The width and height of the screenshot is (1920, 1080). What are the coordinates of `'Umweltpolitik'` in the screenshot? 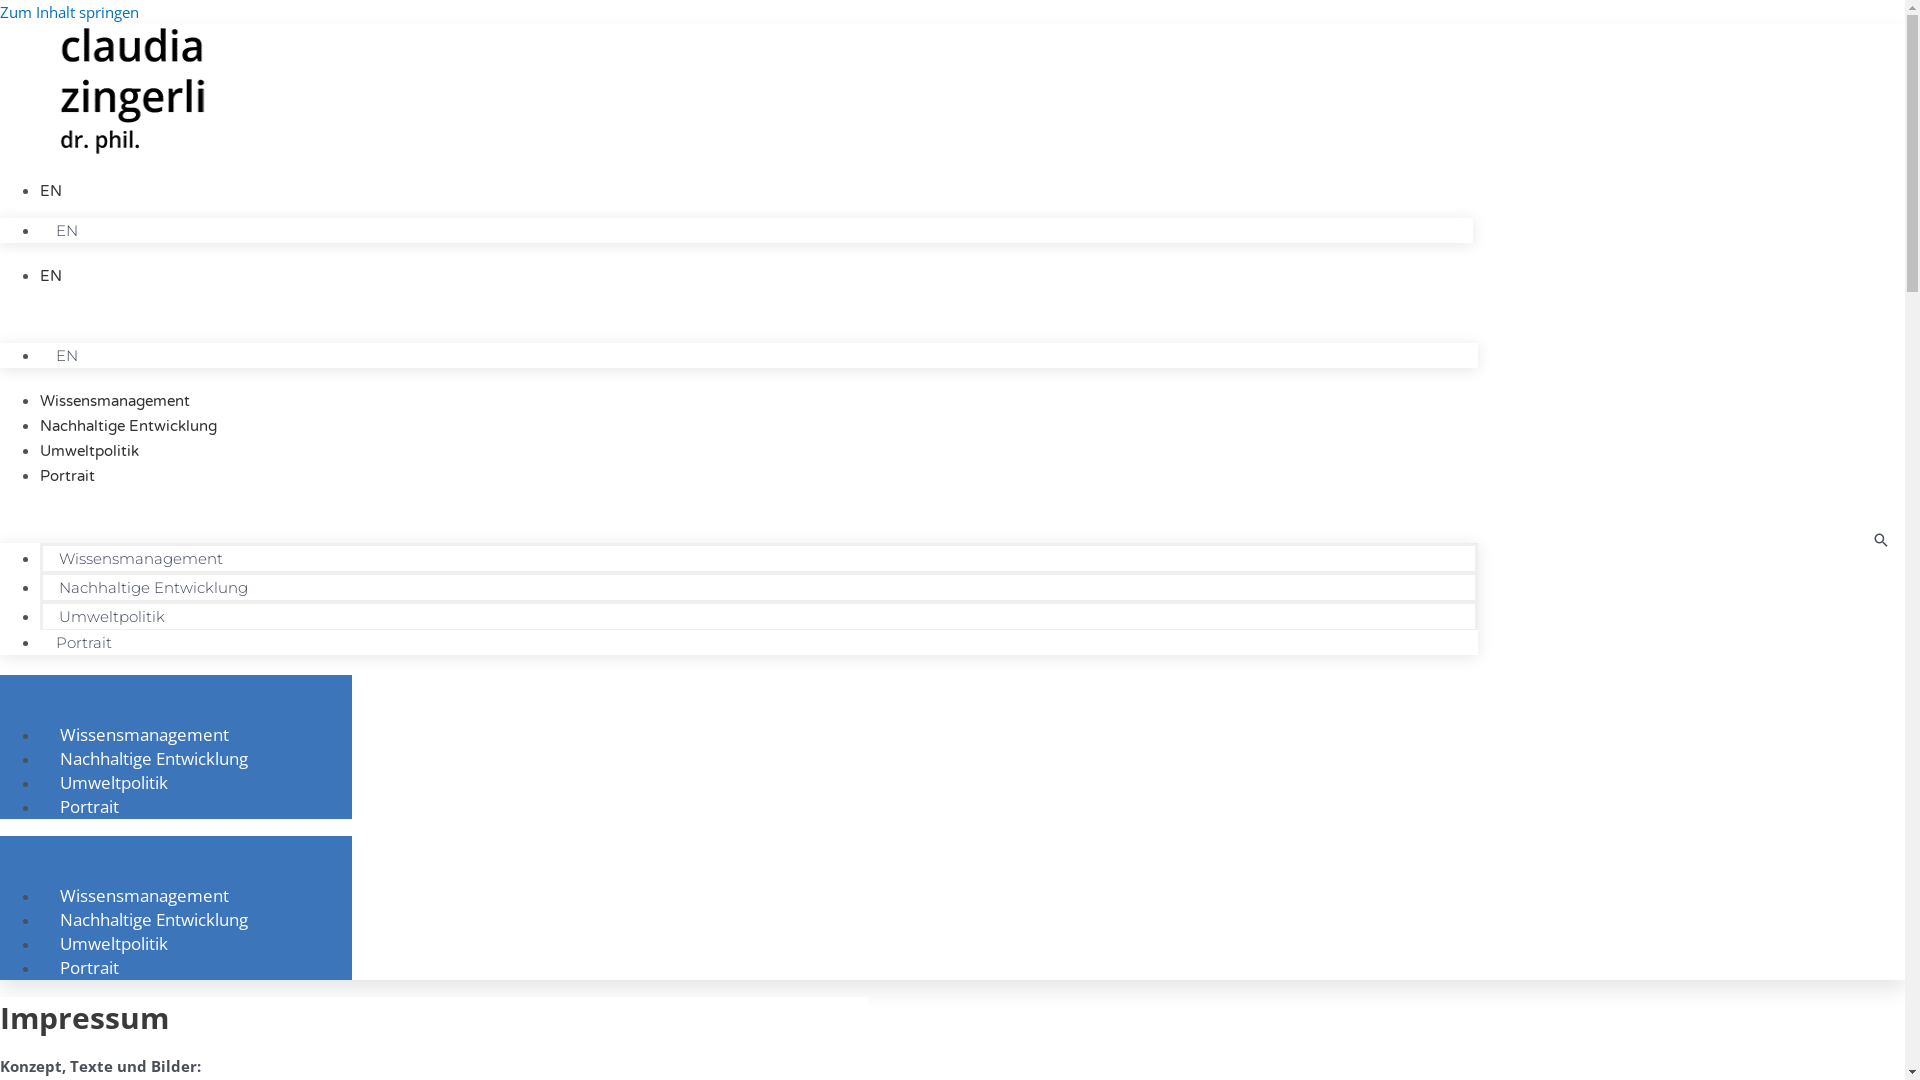 It's located at (43, 615).